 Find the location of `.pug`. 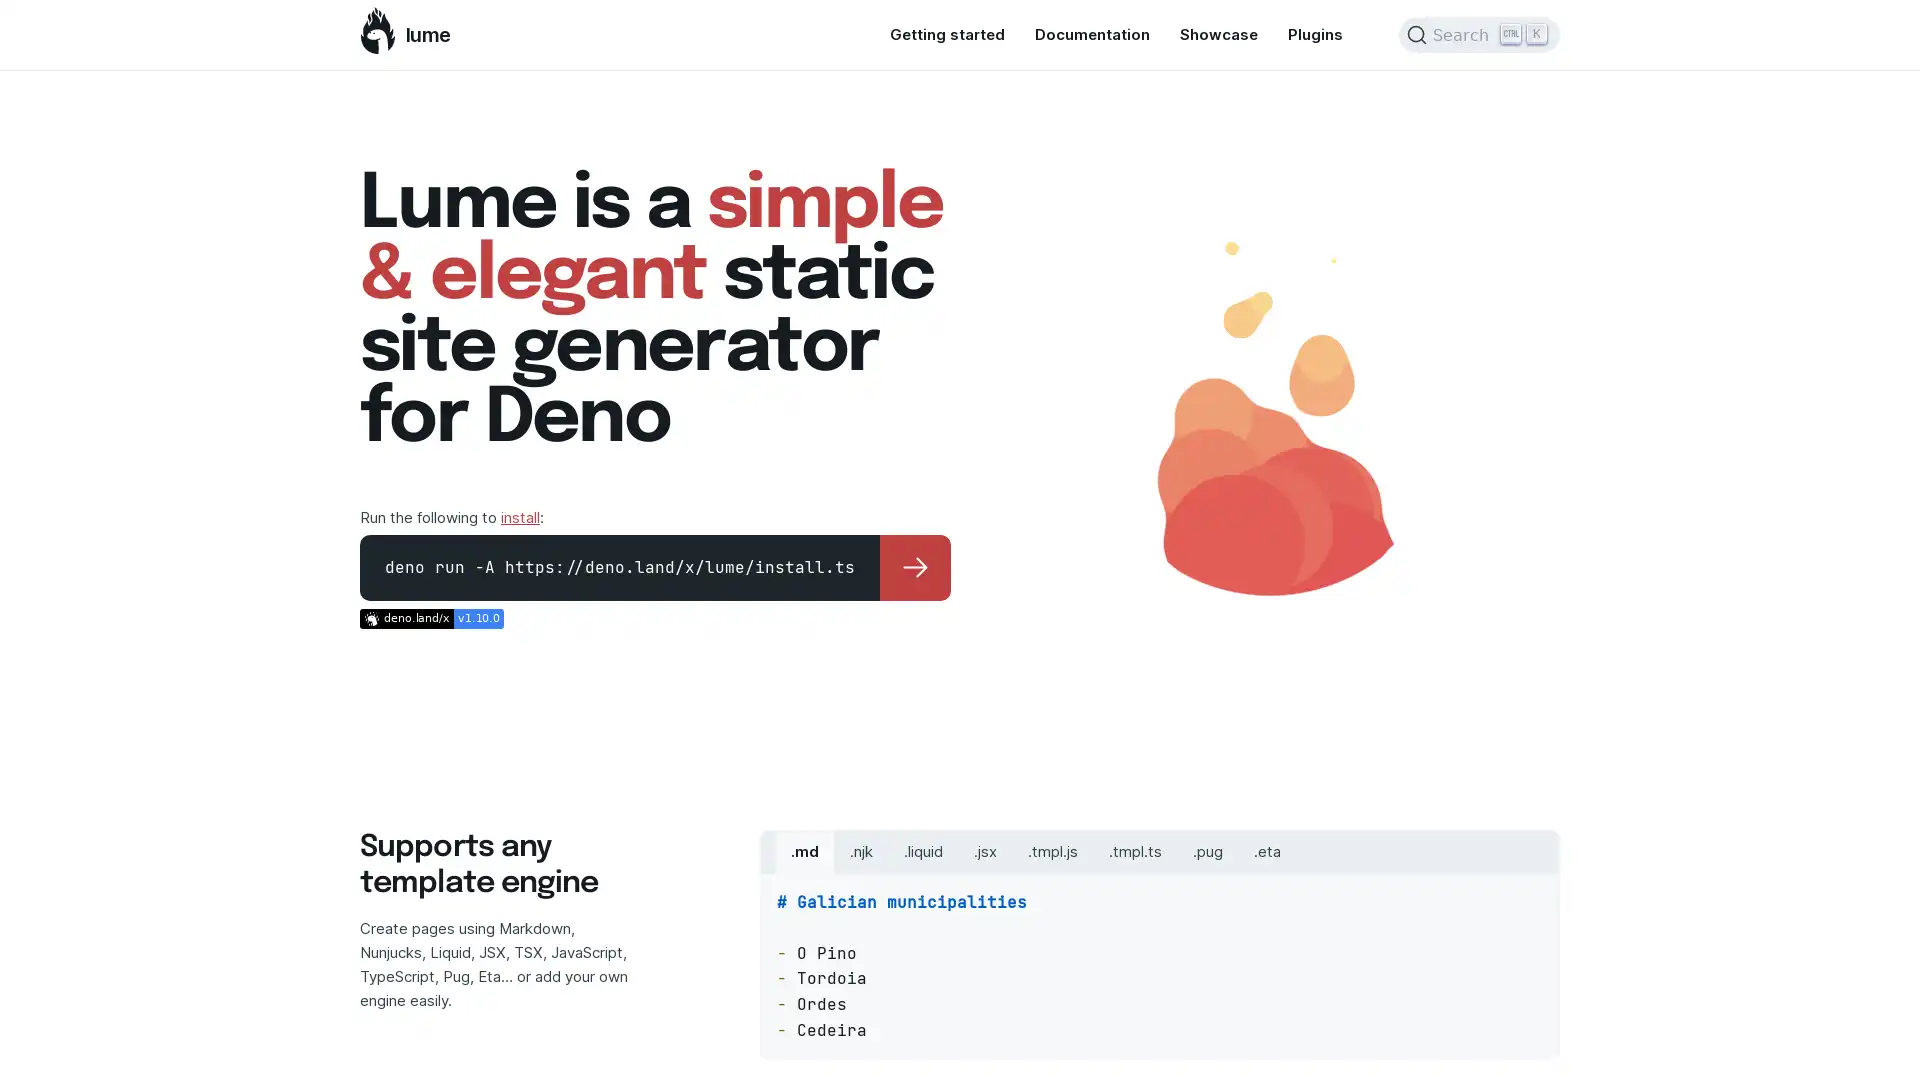

.pug is located at coordinates (1207, 851).